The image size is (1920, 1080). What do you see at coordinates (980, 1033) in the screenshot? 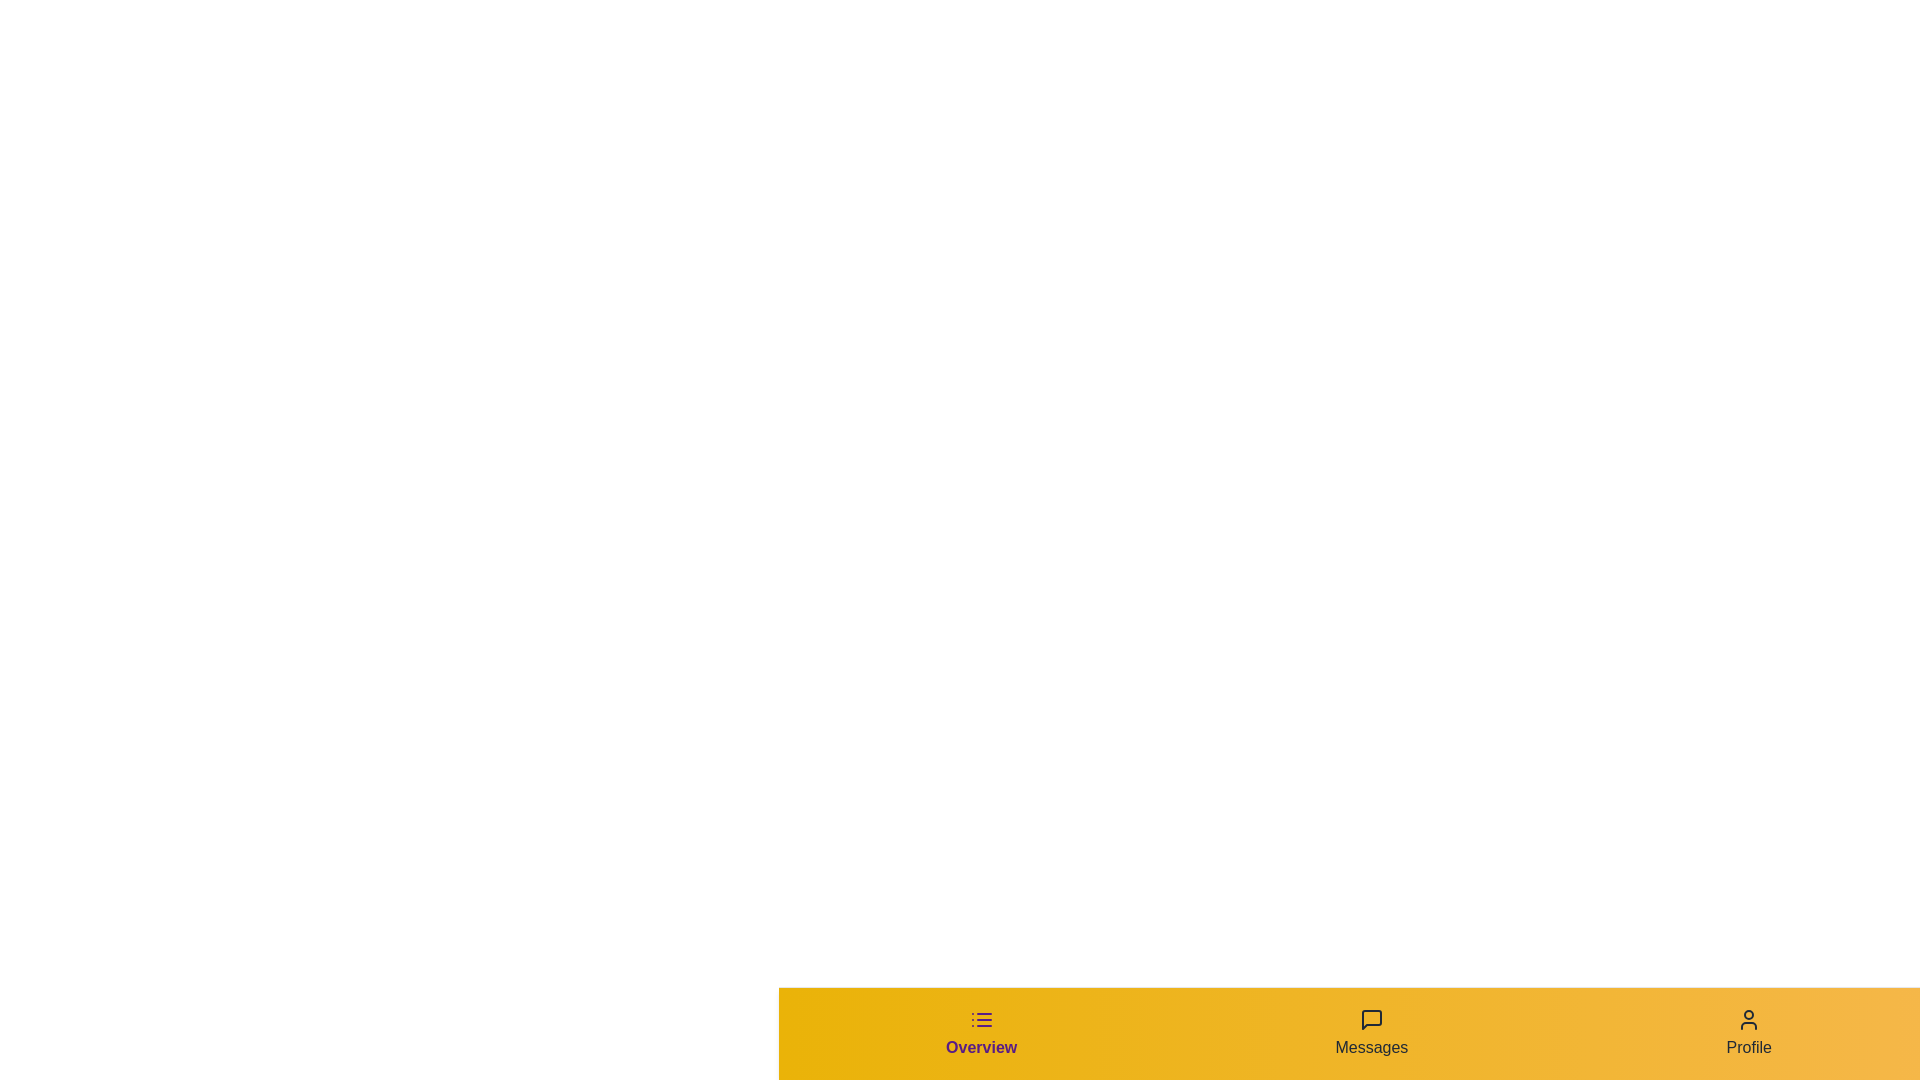
I see `the tab corresponding to Overview` at bounding box center [980, 1033].